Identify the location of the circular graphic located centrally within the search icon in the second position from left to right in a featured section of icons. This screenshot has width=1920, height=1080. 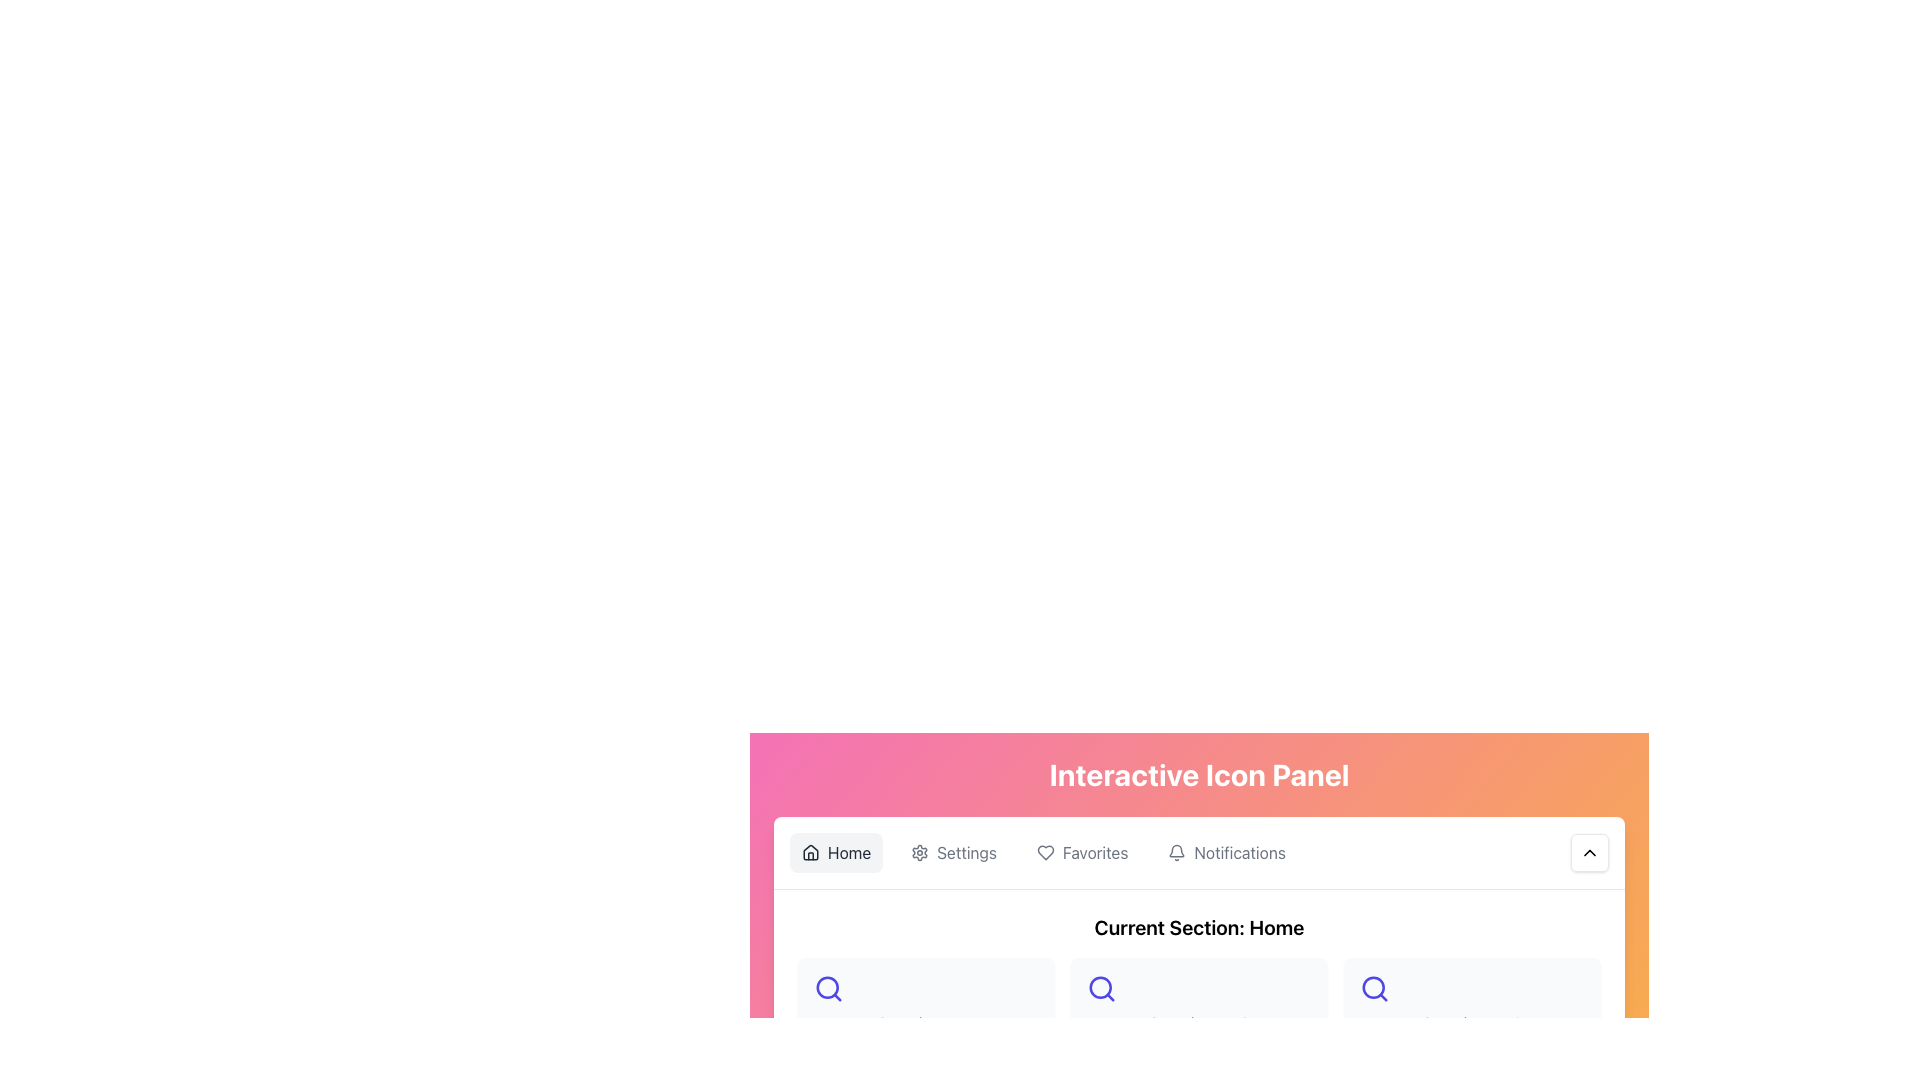
(1372, 986).